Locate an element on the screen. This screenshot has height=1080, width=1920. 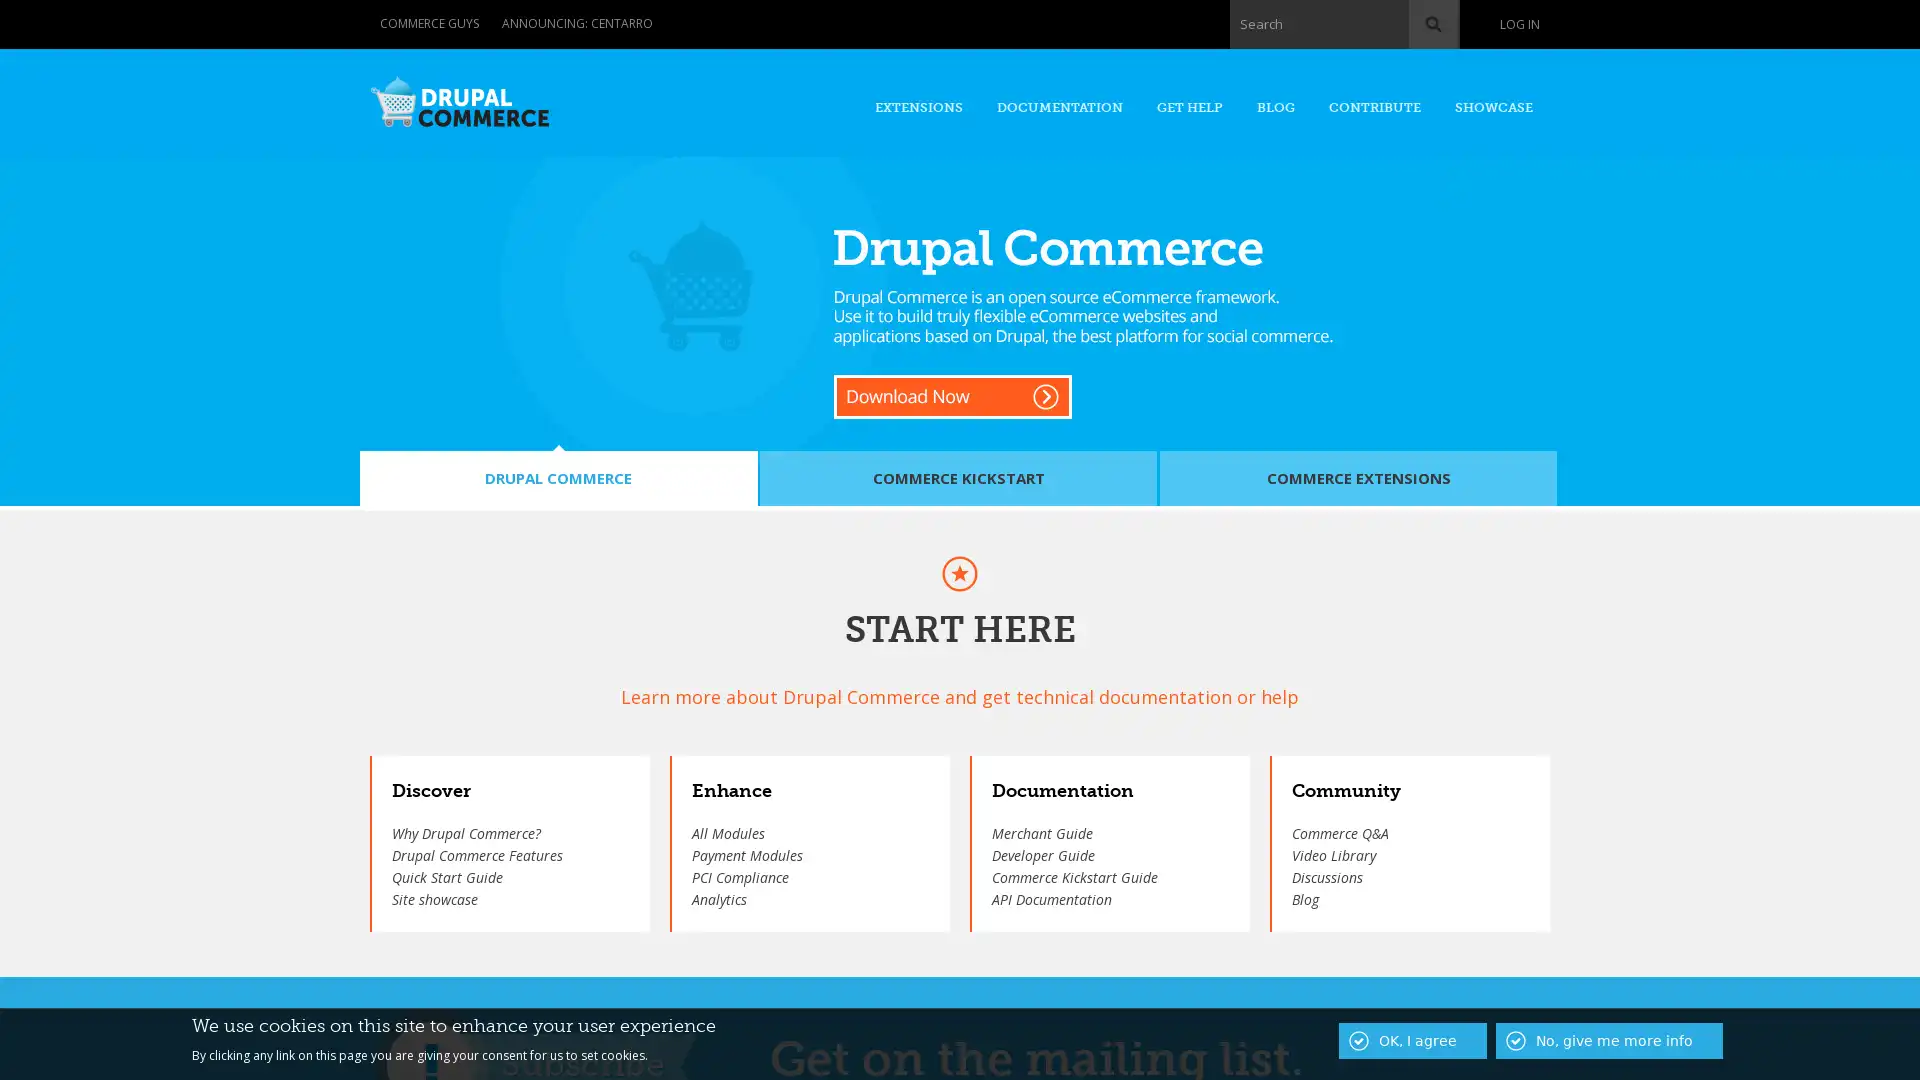
No, give me more info is located at coordinates (1609, 1040).